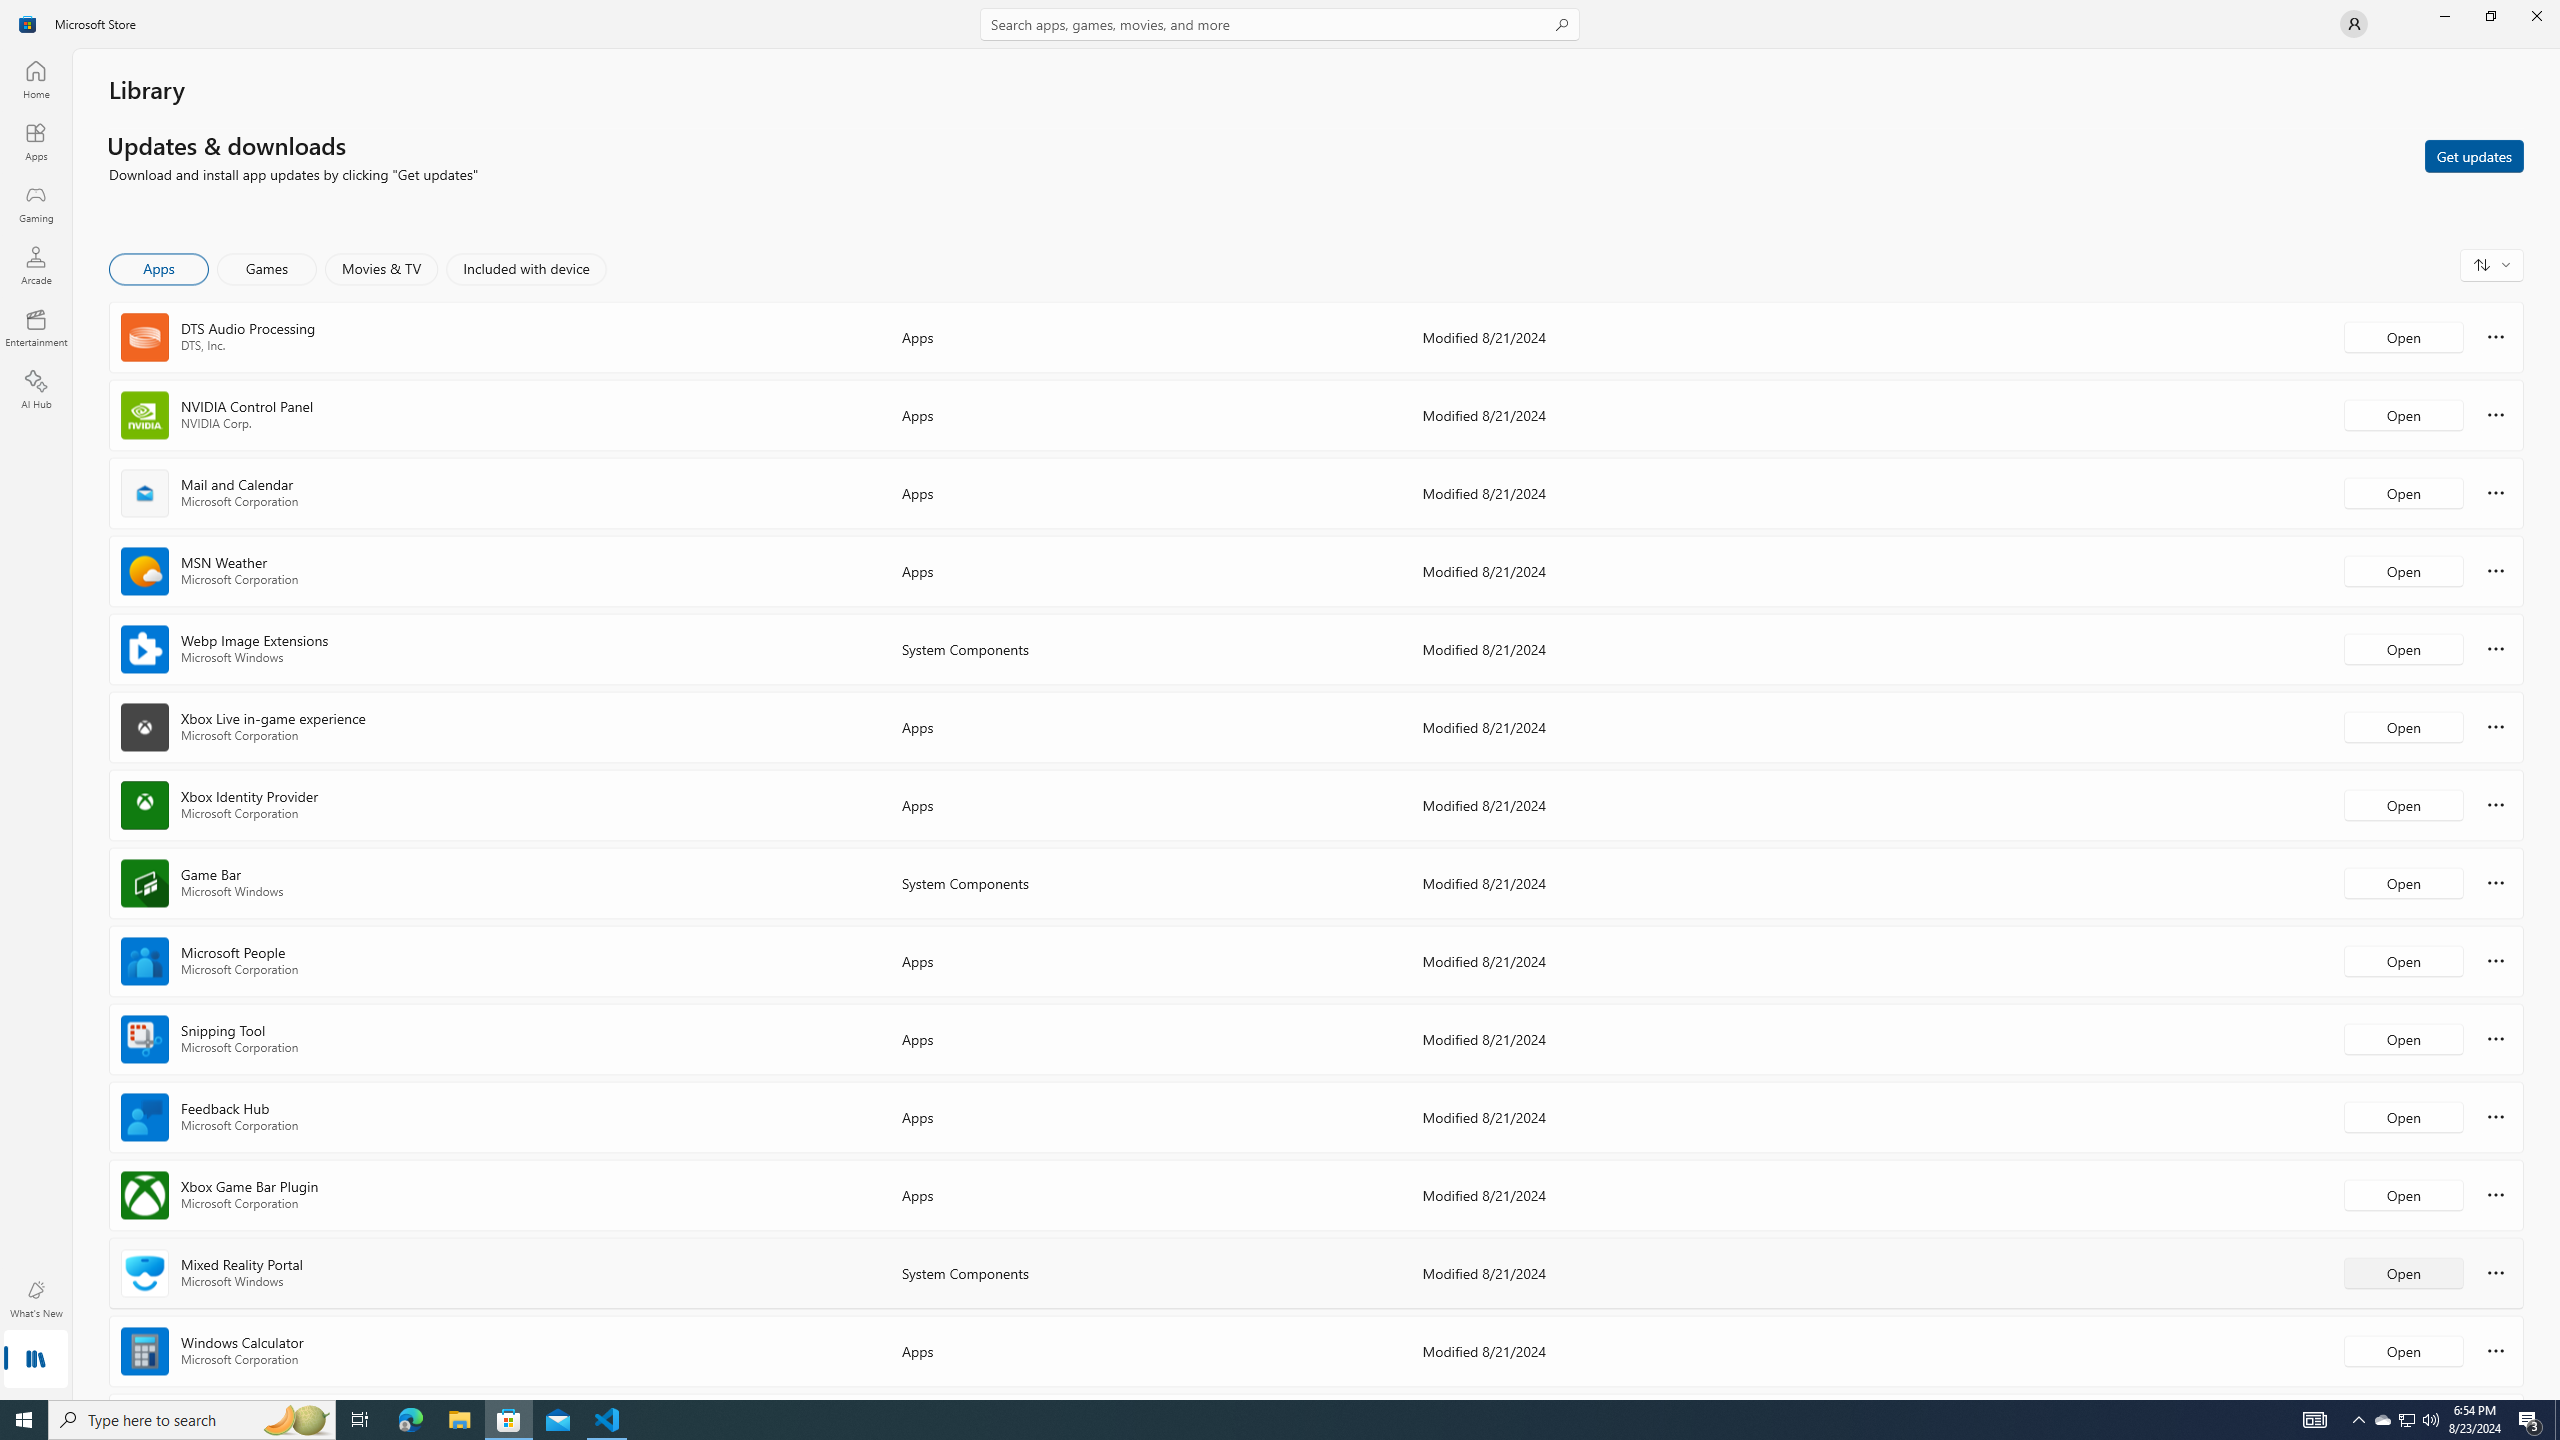 This screenshot has width=2560, height=1440. Describe the element at coordinates (34, 388) in the screenshot. I see `'AI Hub'` at that location.